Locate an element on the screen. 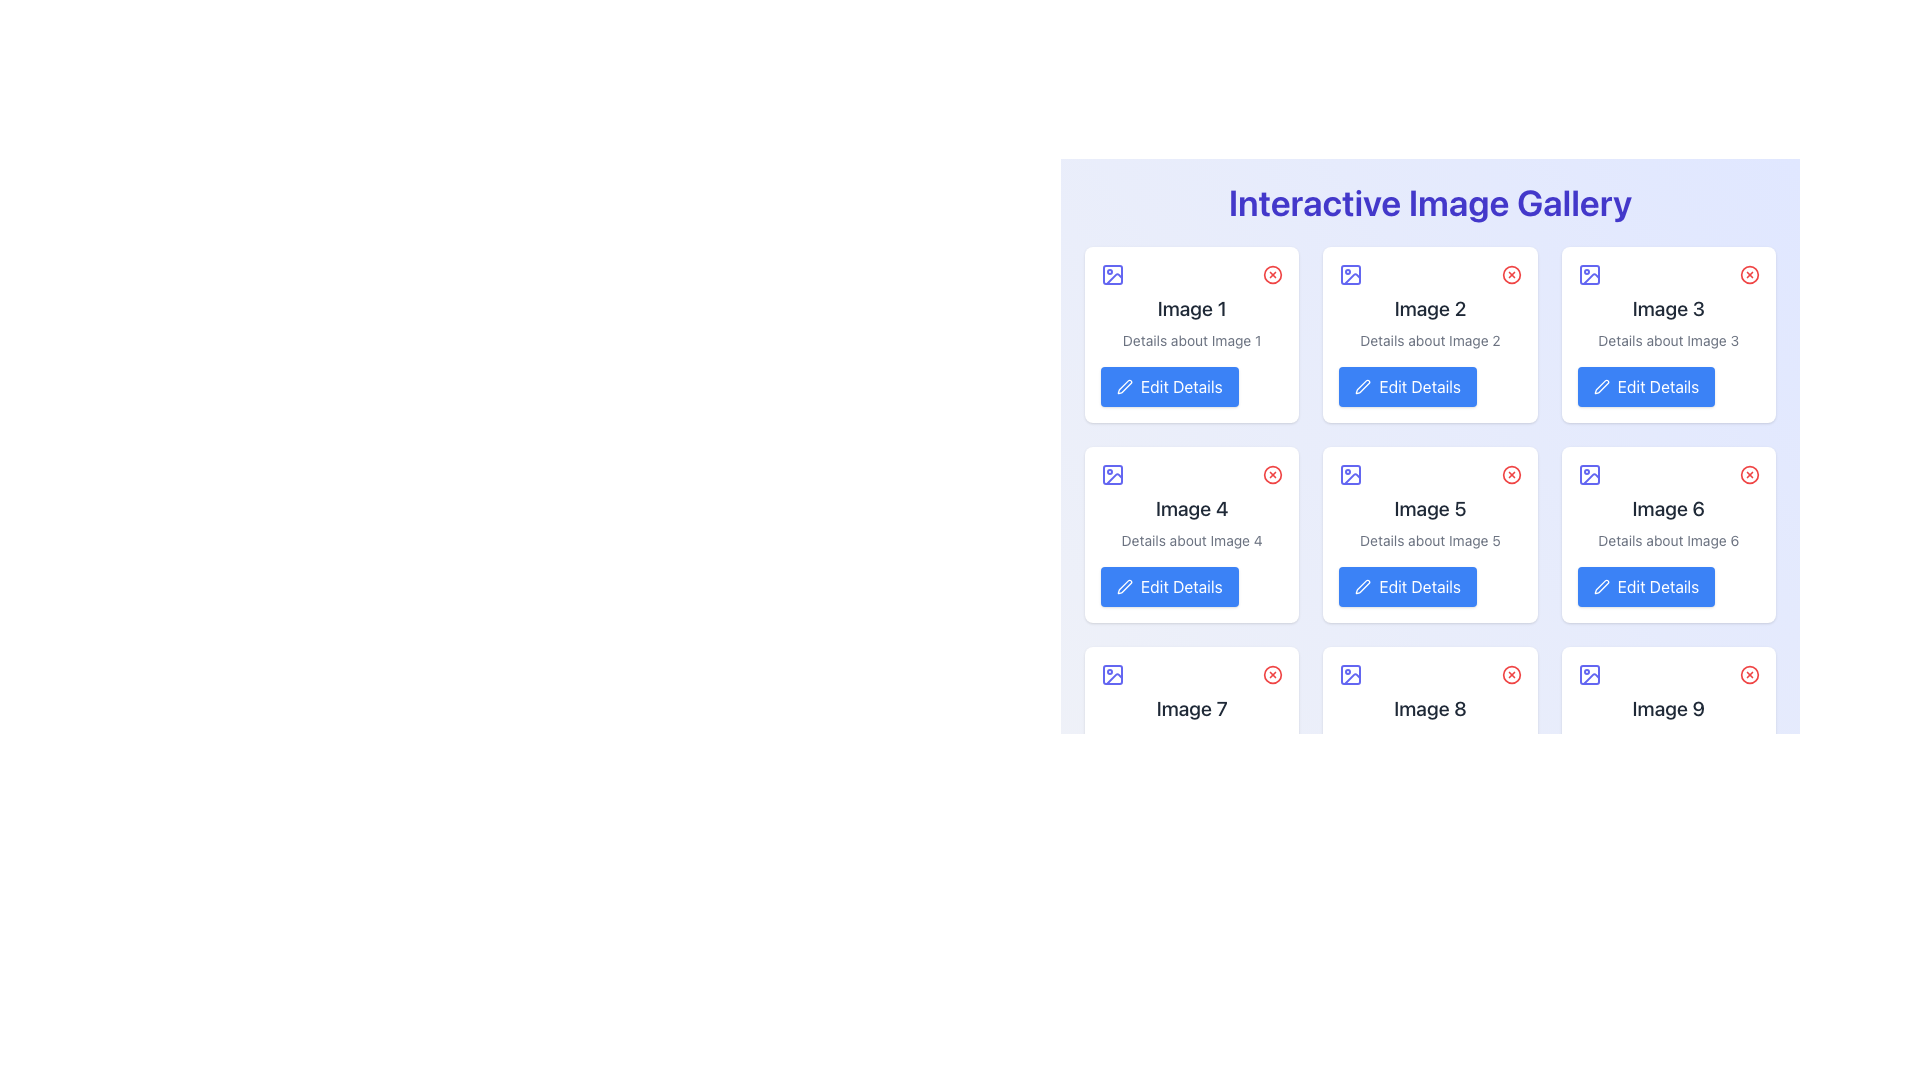 This screenshot has width=1920, height=1080. the button to edit details related to Image 4, located below 'Details about Image 4' in the fourth card of the grid is located at coordinates (1169, 585).